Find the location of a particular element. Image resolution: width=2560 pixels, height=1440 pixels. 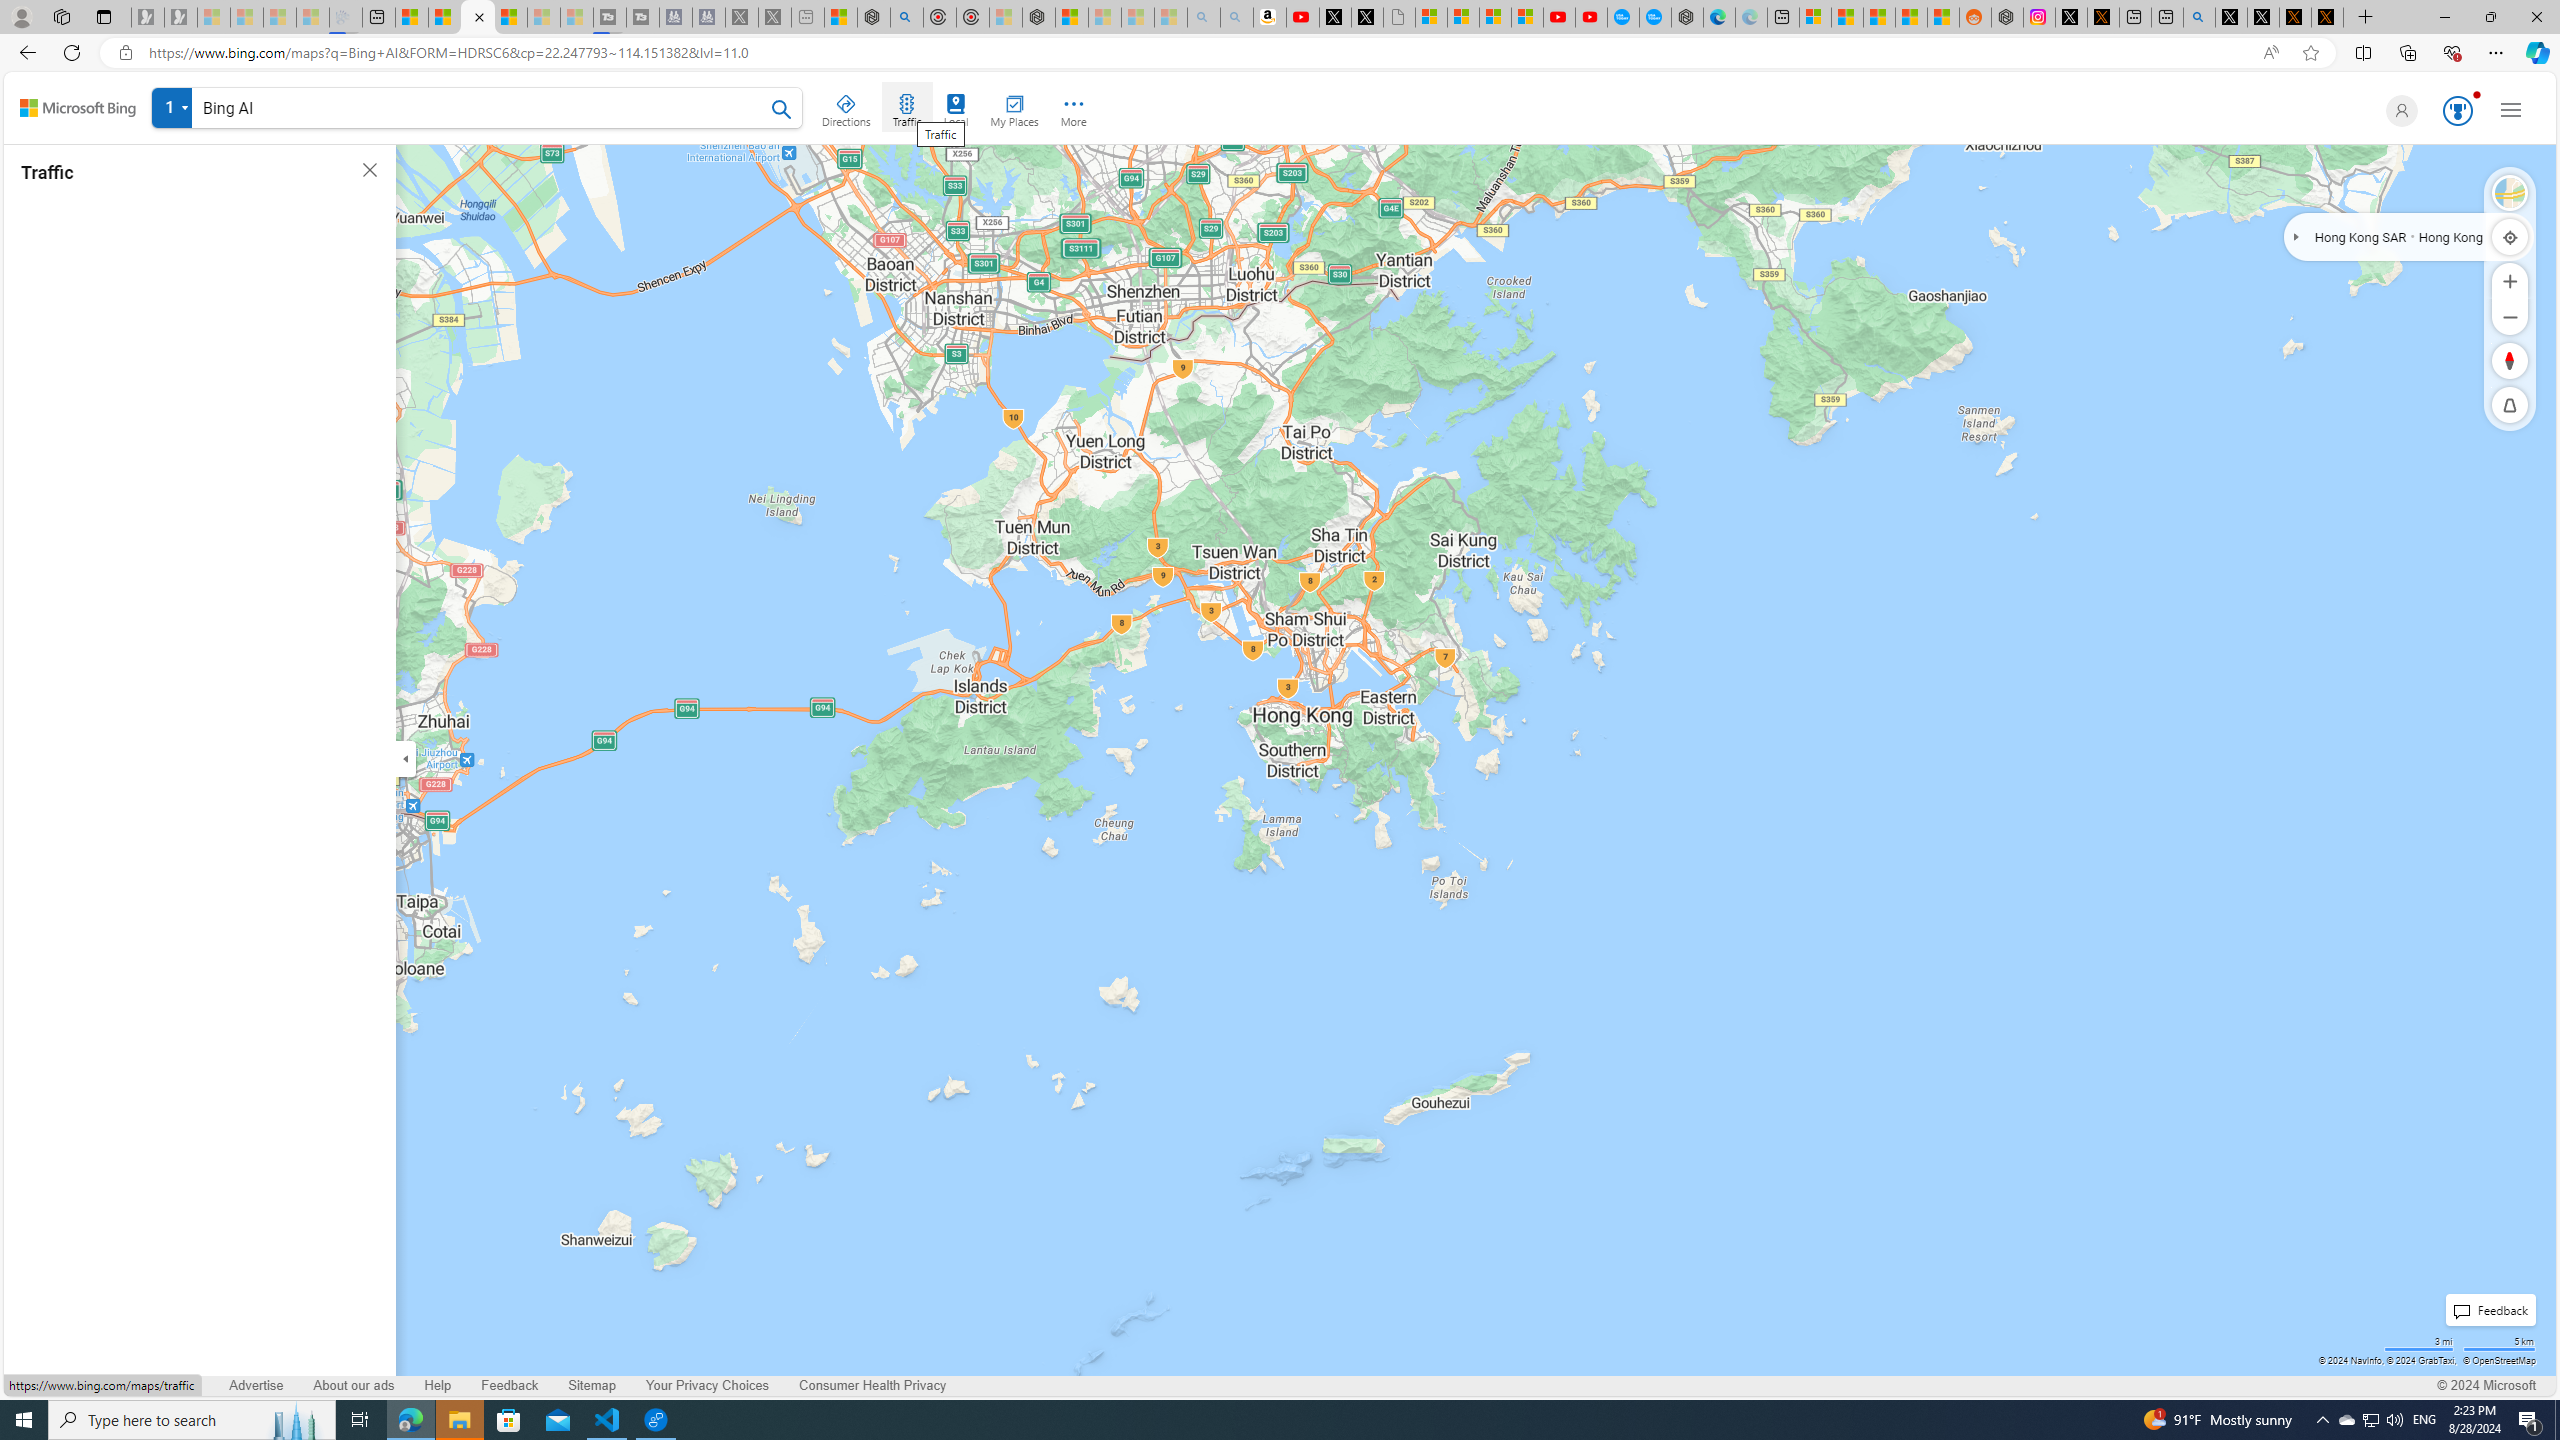

'Select Style' is located at coordinates (2510, 192).